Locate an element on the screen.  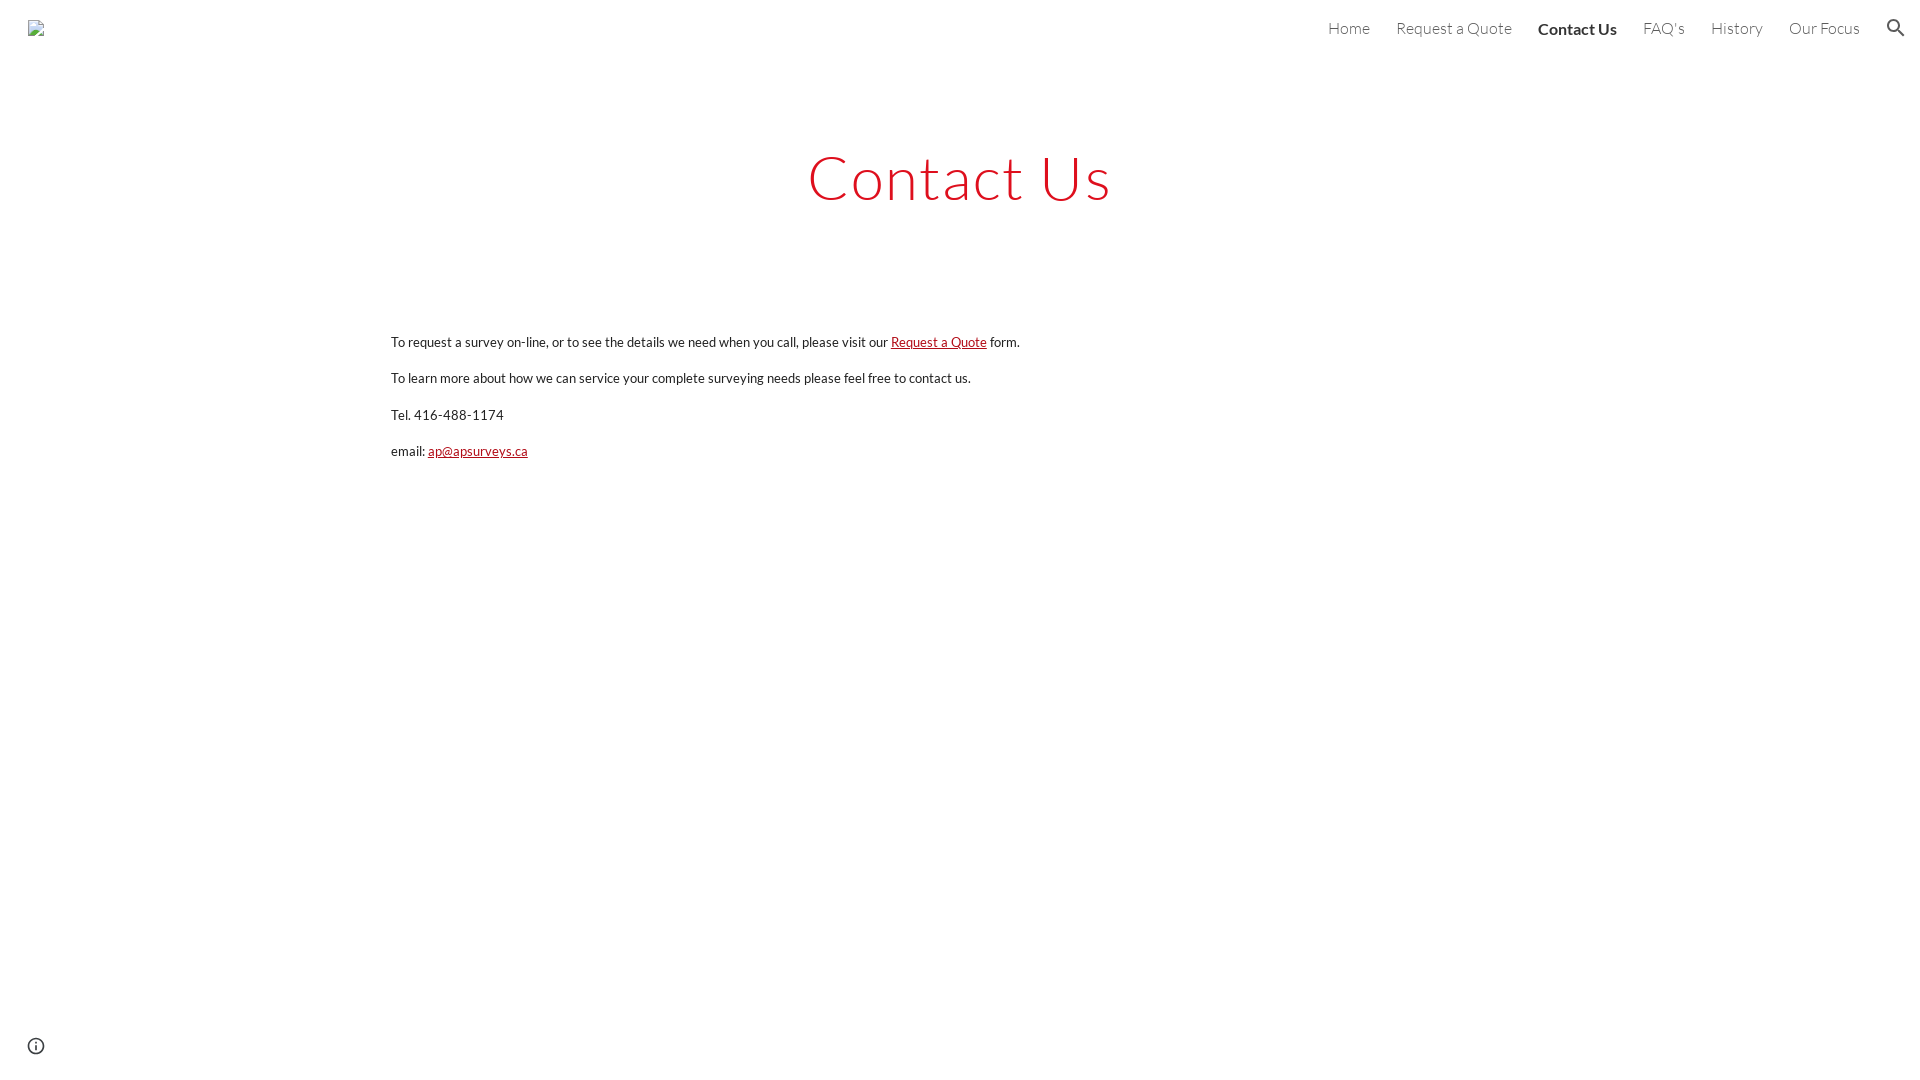
'Our Focus' is located at coordinates (1789, 27).